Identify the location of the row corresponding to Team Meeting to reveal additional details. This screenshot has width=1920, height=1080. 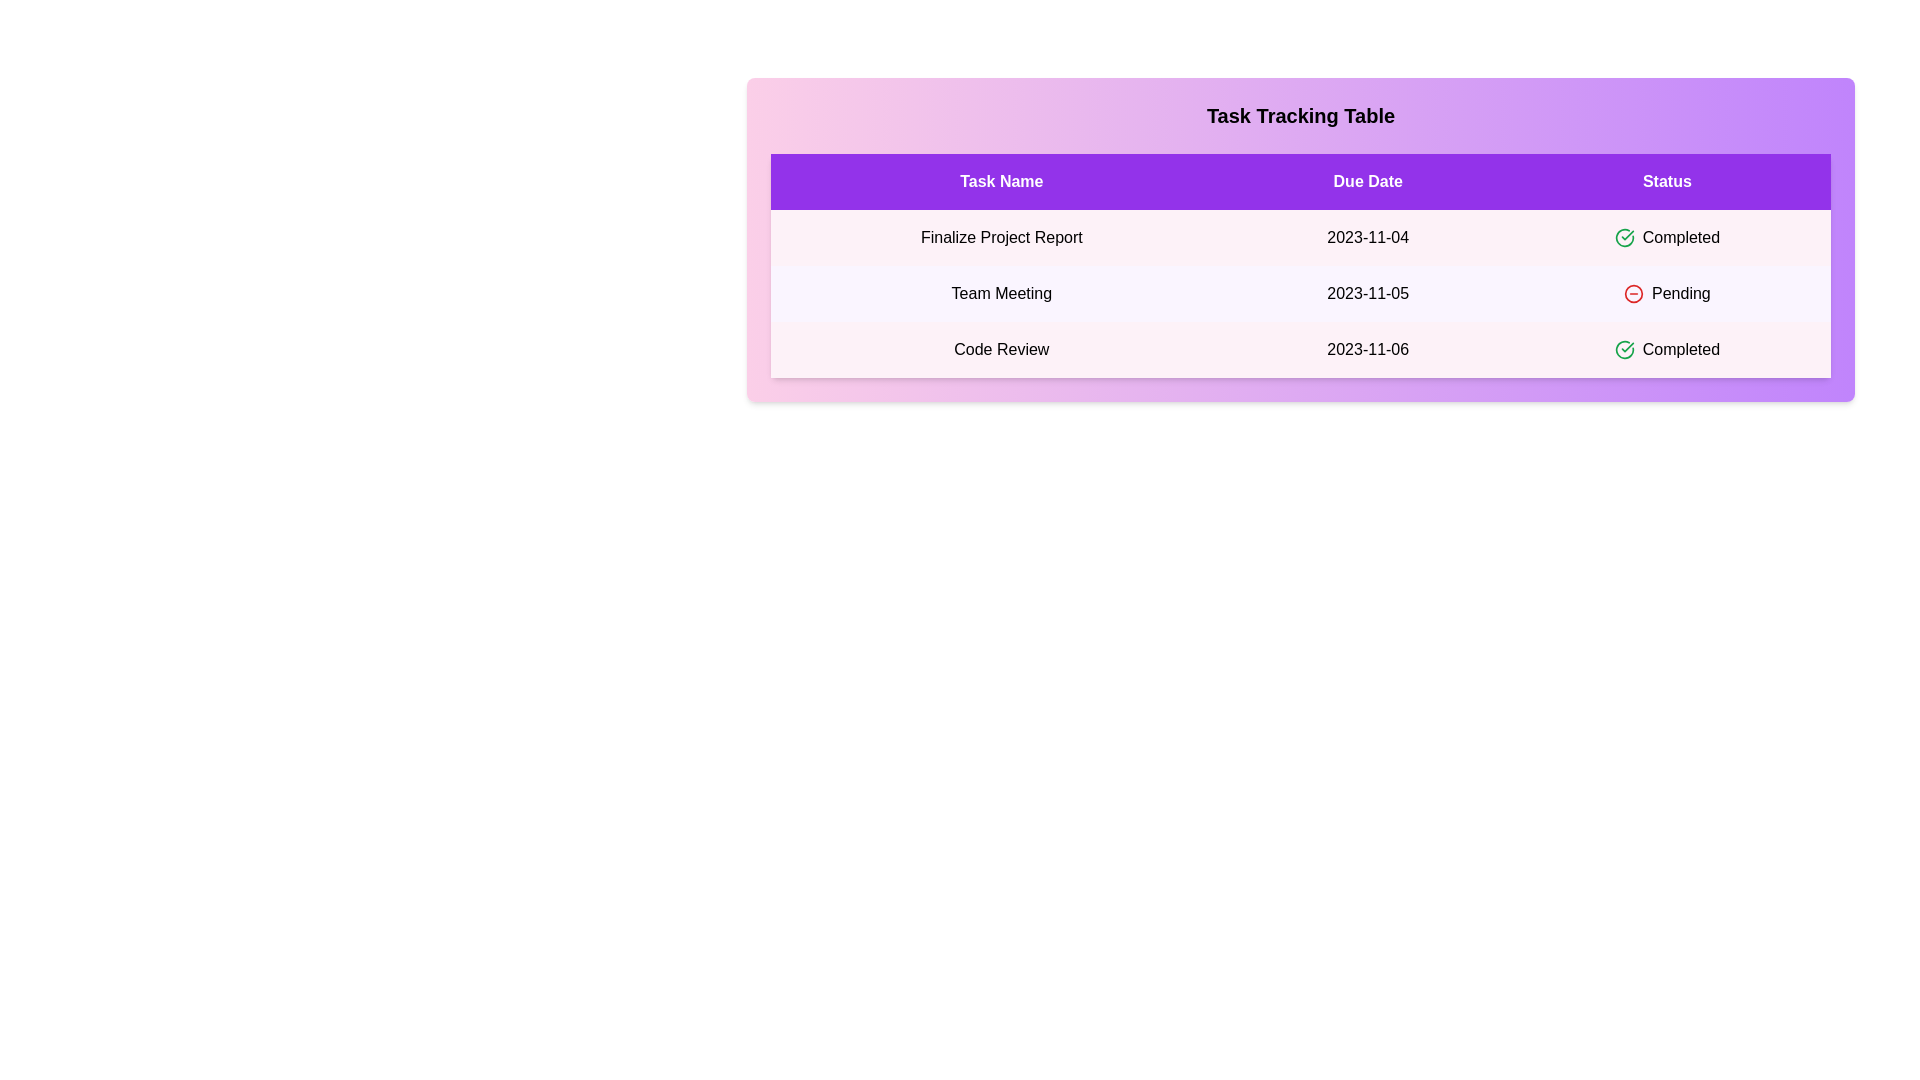
(1300, 293).